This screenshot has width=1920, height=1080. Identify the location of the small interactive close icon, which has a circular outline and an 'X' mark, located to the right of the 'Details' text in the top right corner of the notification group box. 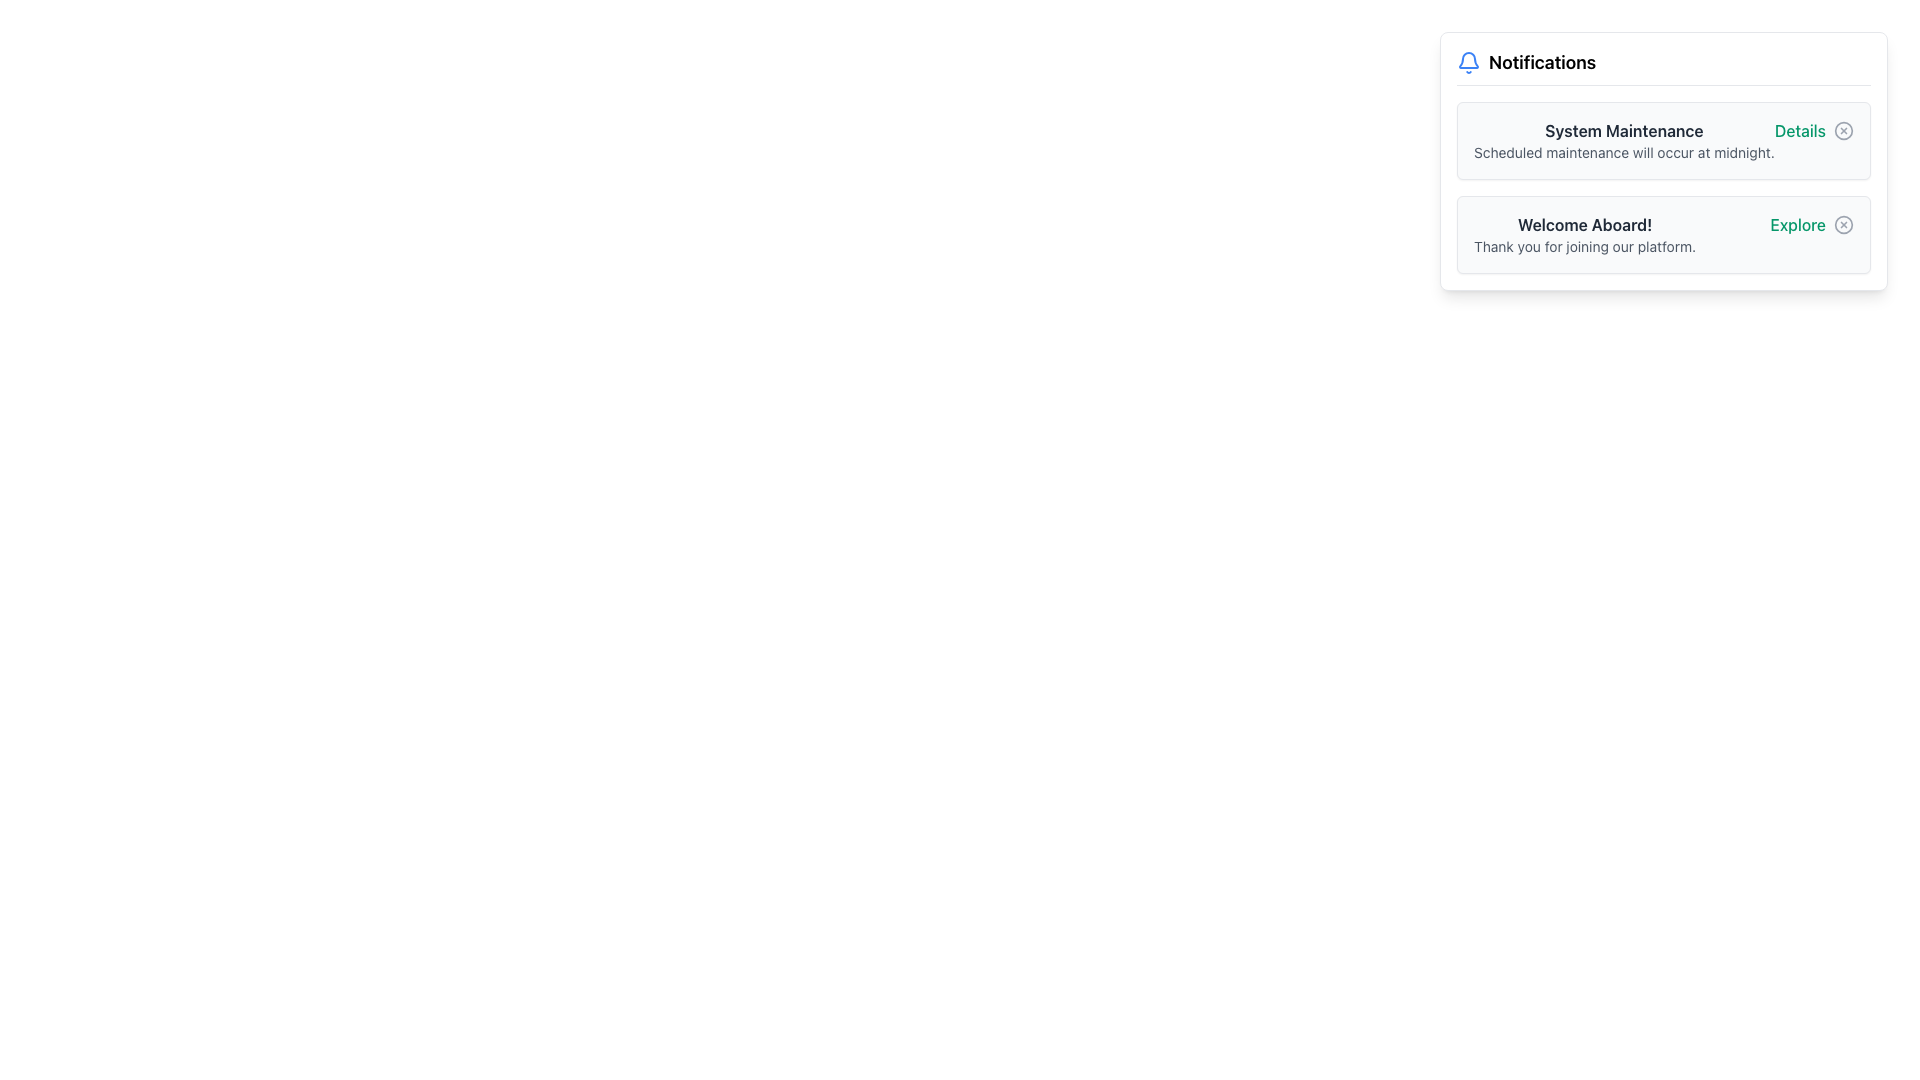
(1842, 131).